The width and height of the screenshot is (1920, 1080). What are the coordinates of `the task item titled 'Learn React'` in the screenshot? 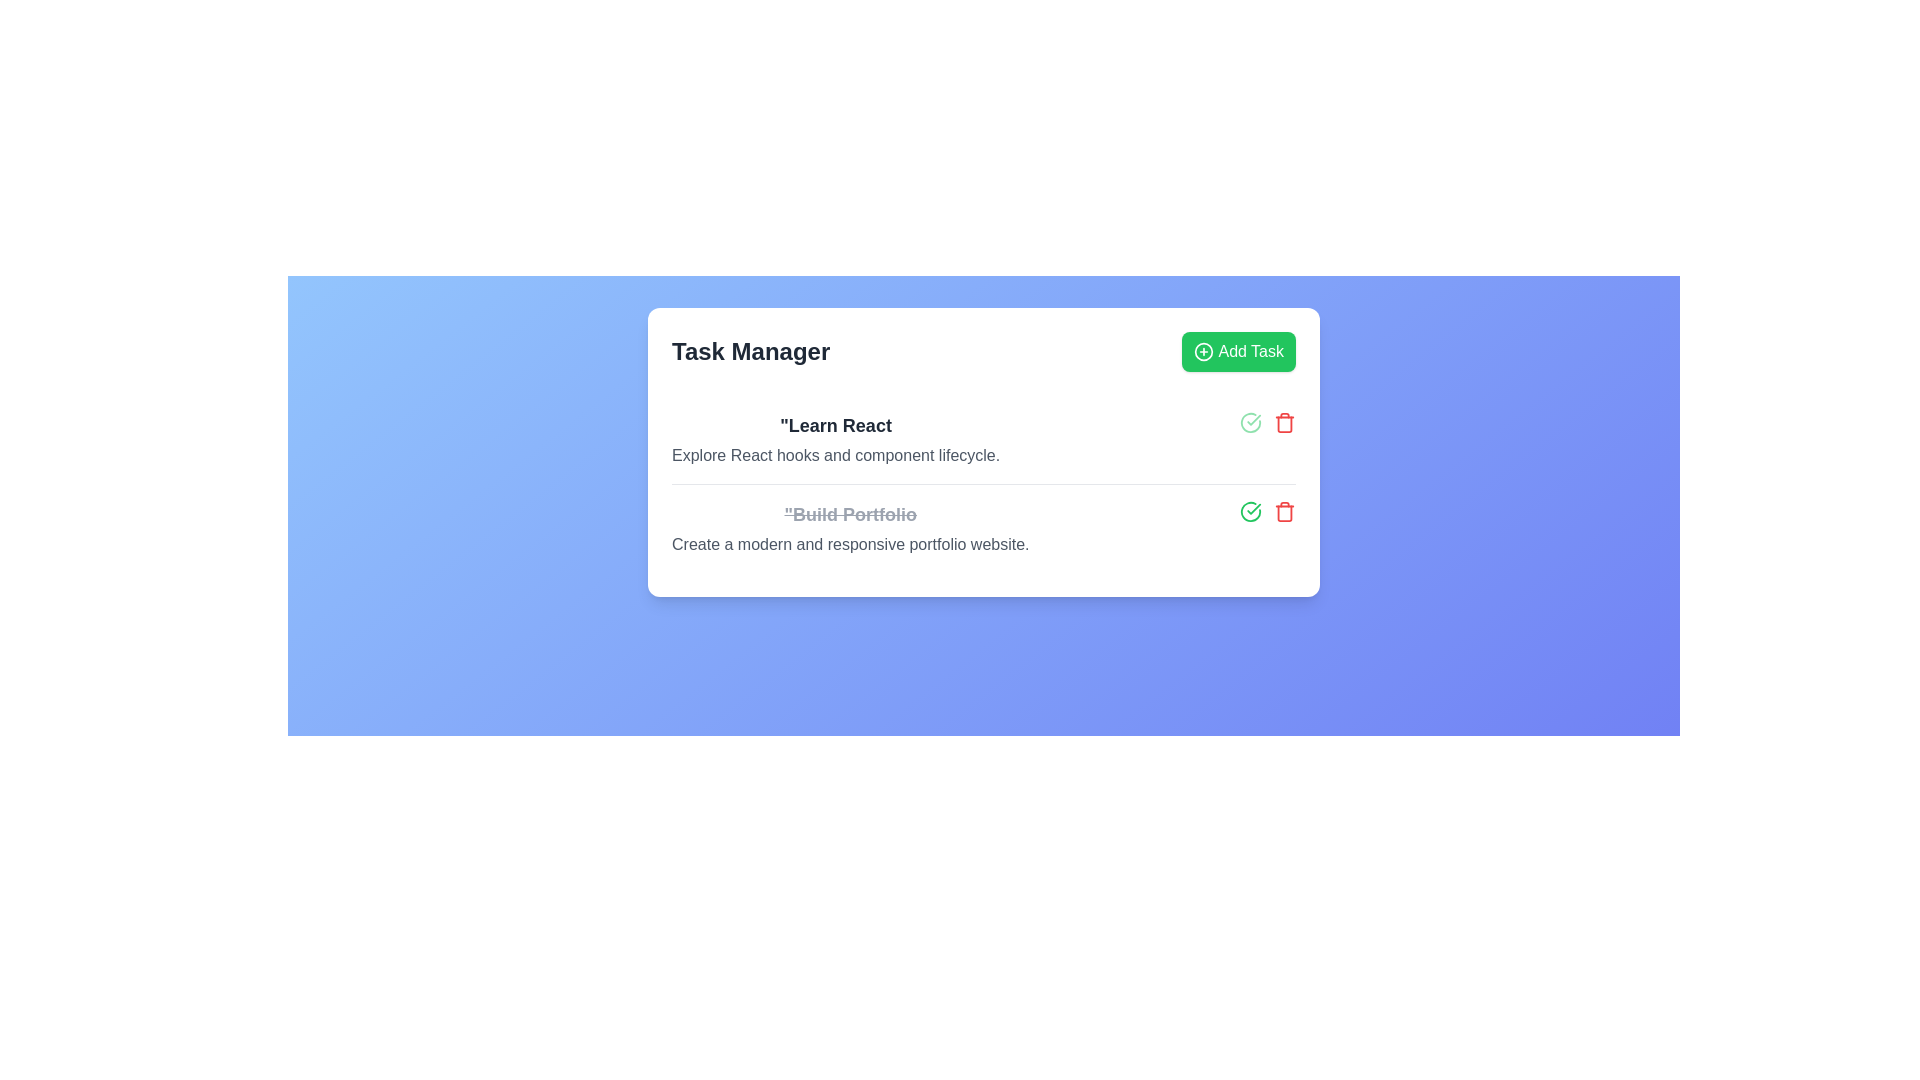 It's located at (983, 438).